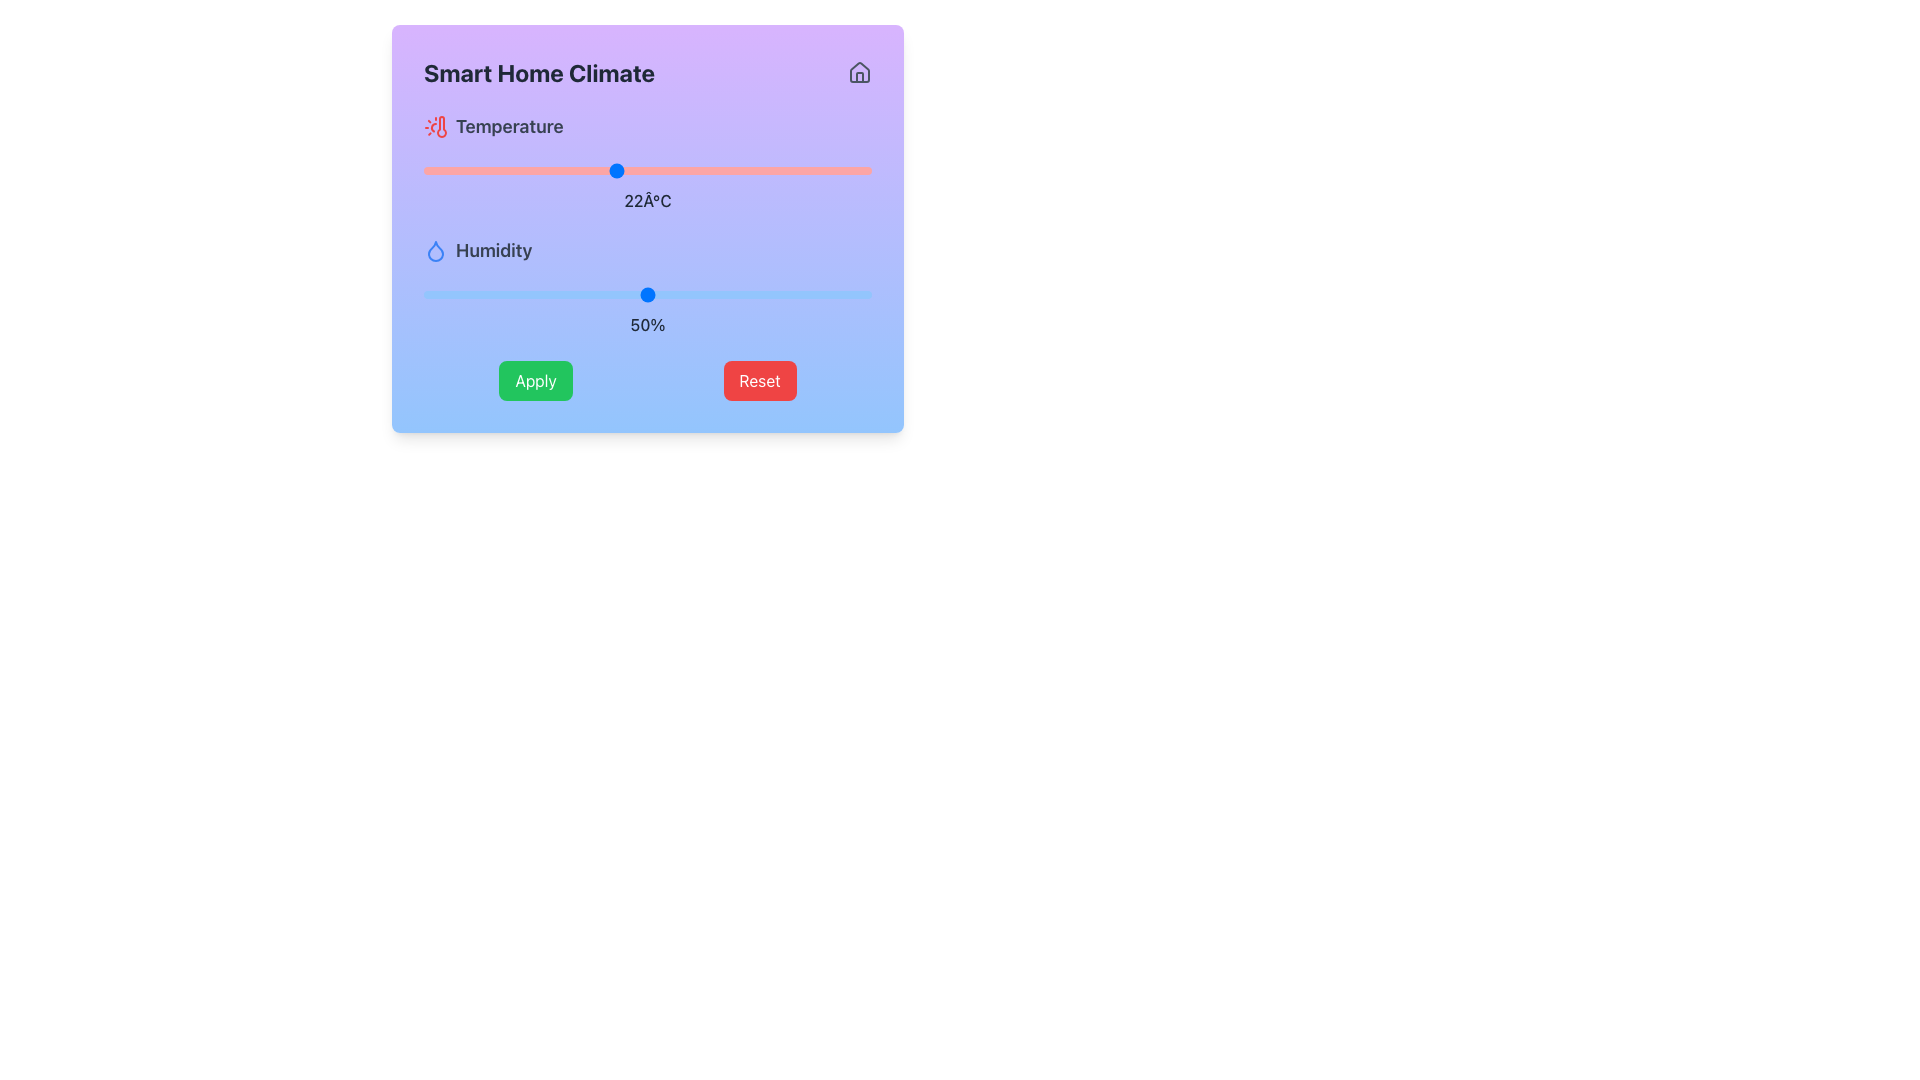 The width and height of the screenshot is (1920, 1080). I want to click on temperature, so click(488, 169).